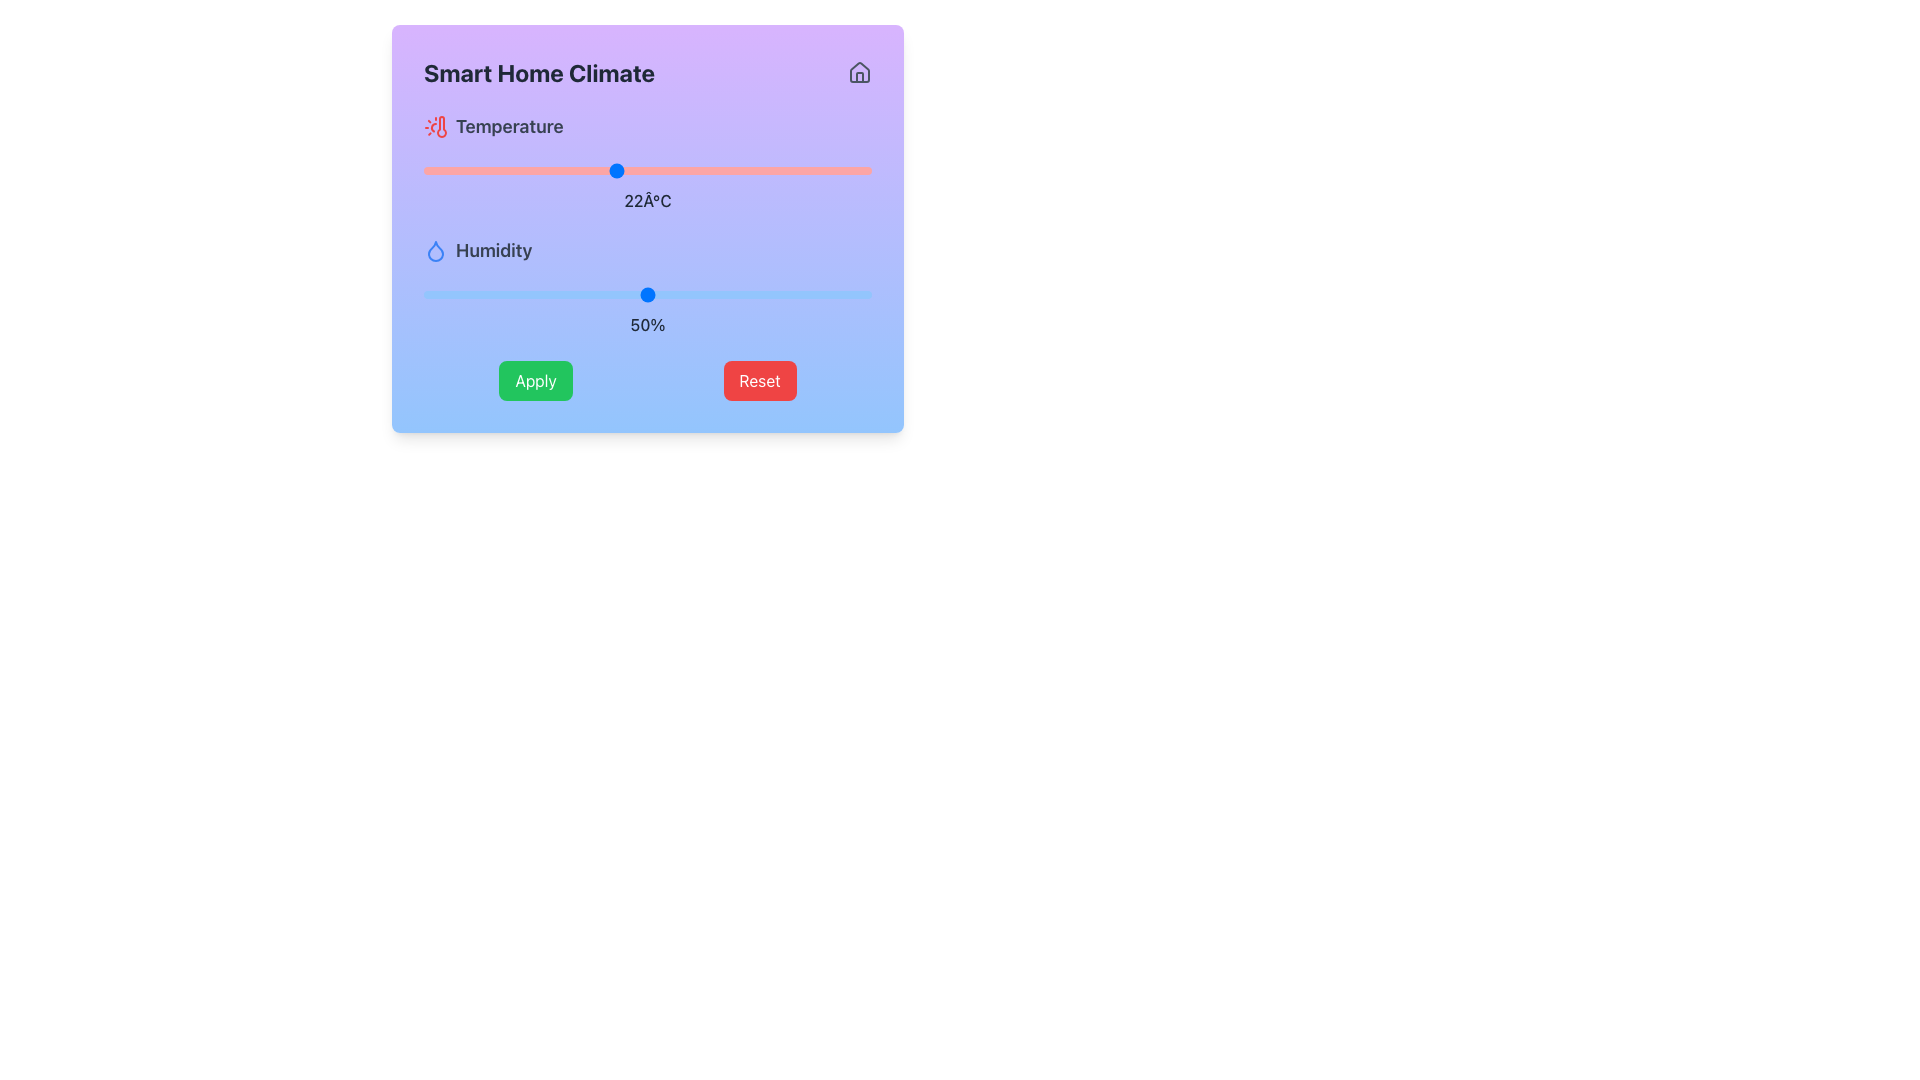 The width and height of the screenshot is (1920, 1080). I want to click on temperature, so click(488, 169).